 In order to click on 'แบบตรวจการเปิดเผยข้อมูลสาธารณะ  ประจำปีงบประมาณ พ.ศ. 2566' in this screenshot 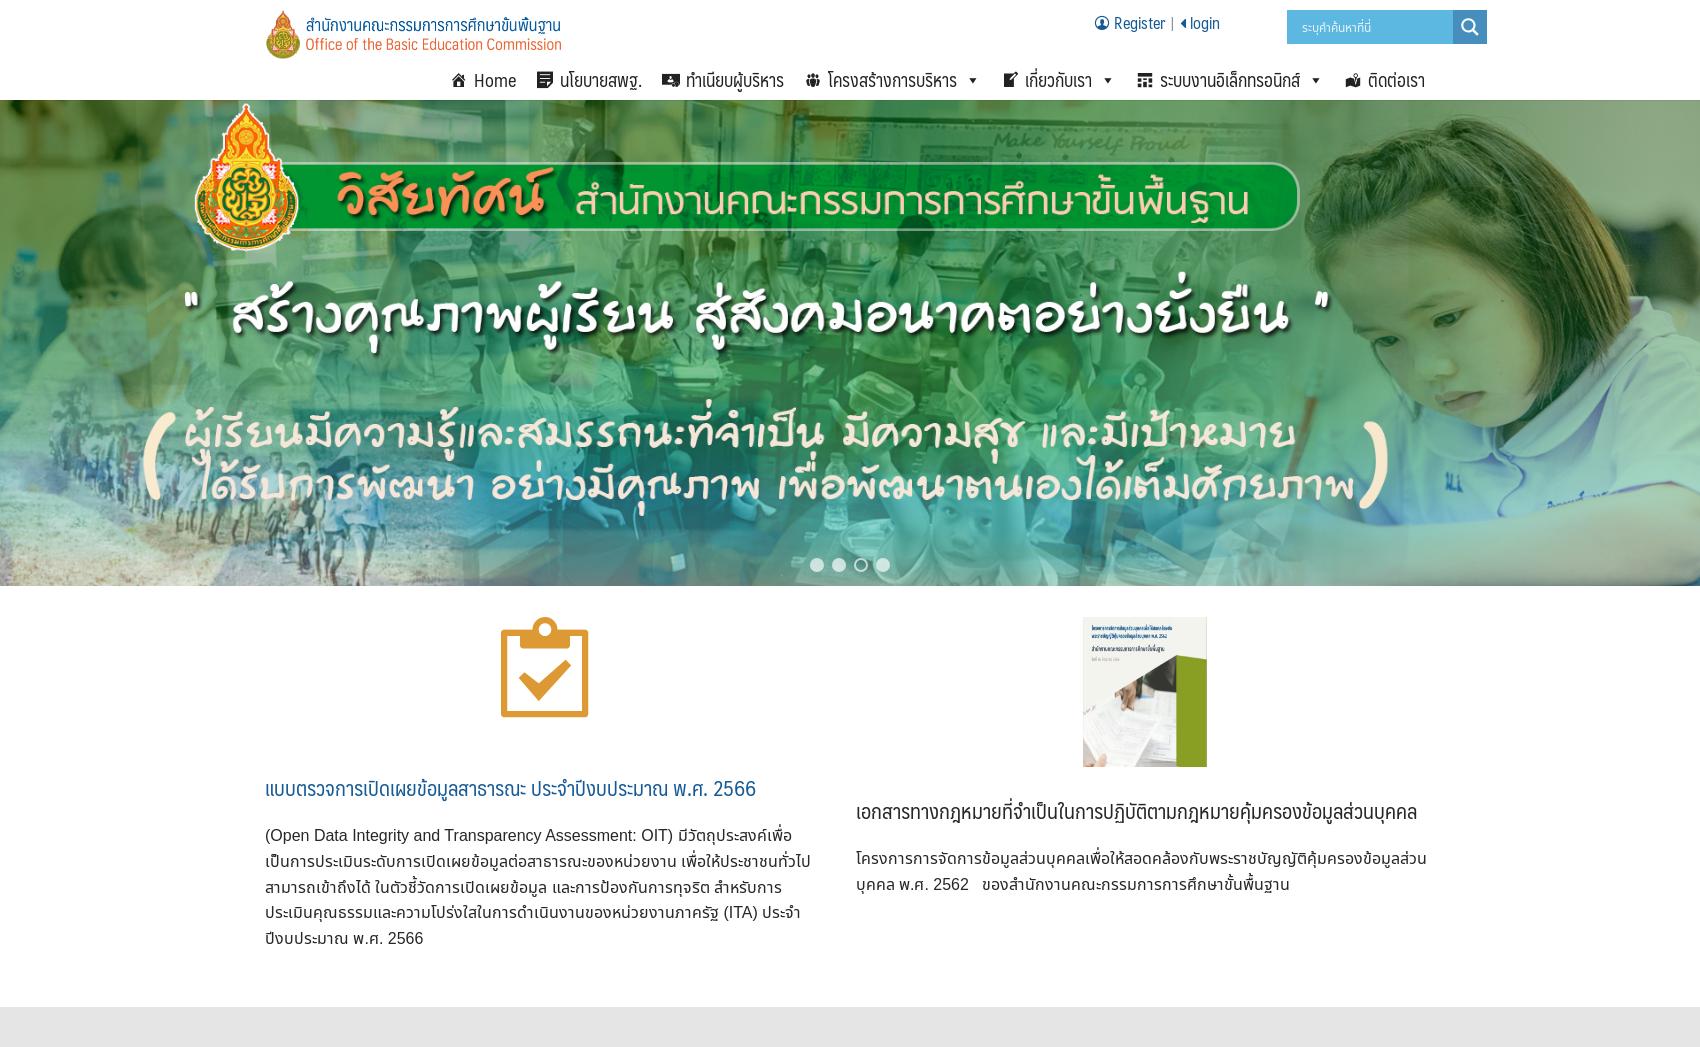, I will do `click(265, 785)`.